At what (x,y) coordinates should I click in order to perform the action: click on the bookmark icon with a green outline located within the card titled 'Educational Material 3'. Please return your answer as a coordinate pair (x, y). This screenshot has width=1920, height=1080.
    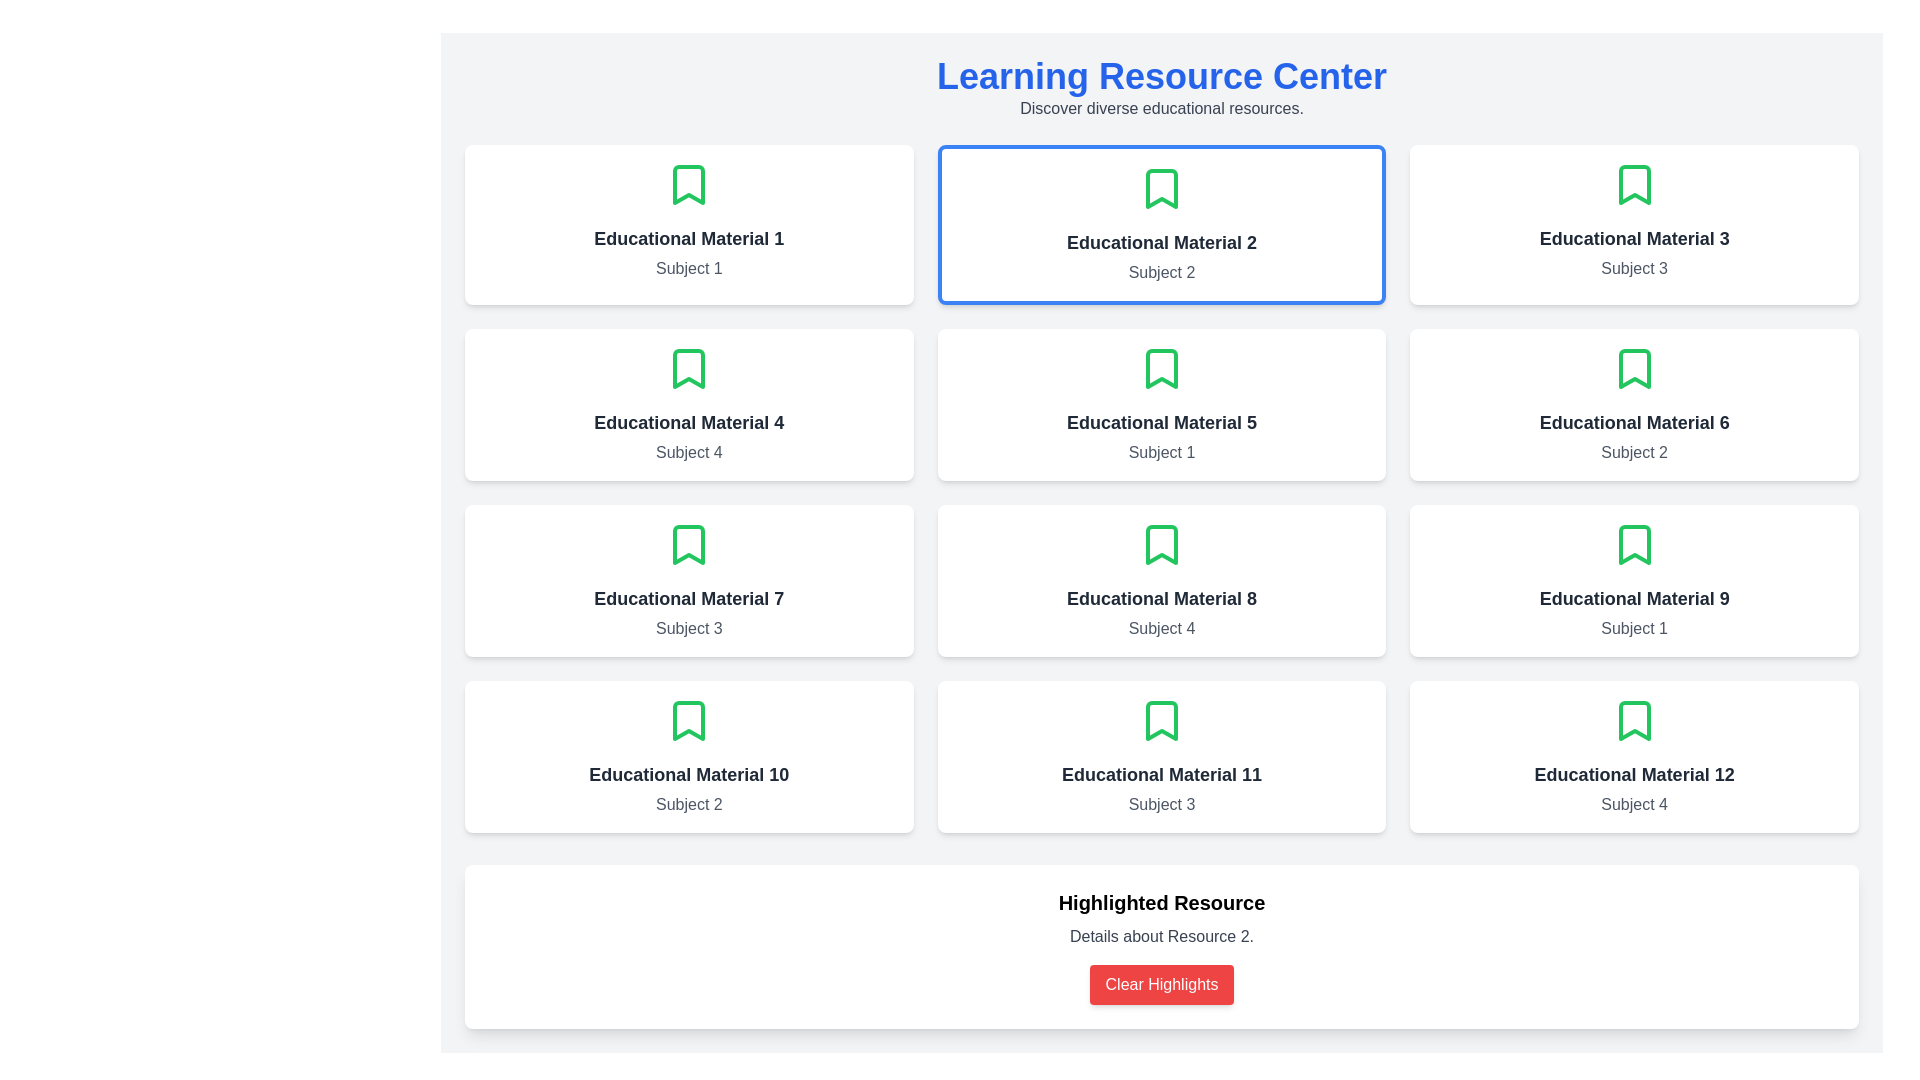
    Looking at the image, I should click on (1634, 185).